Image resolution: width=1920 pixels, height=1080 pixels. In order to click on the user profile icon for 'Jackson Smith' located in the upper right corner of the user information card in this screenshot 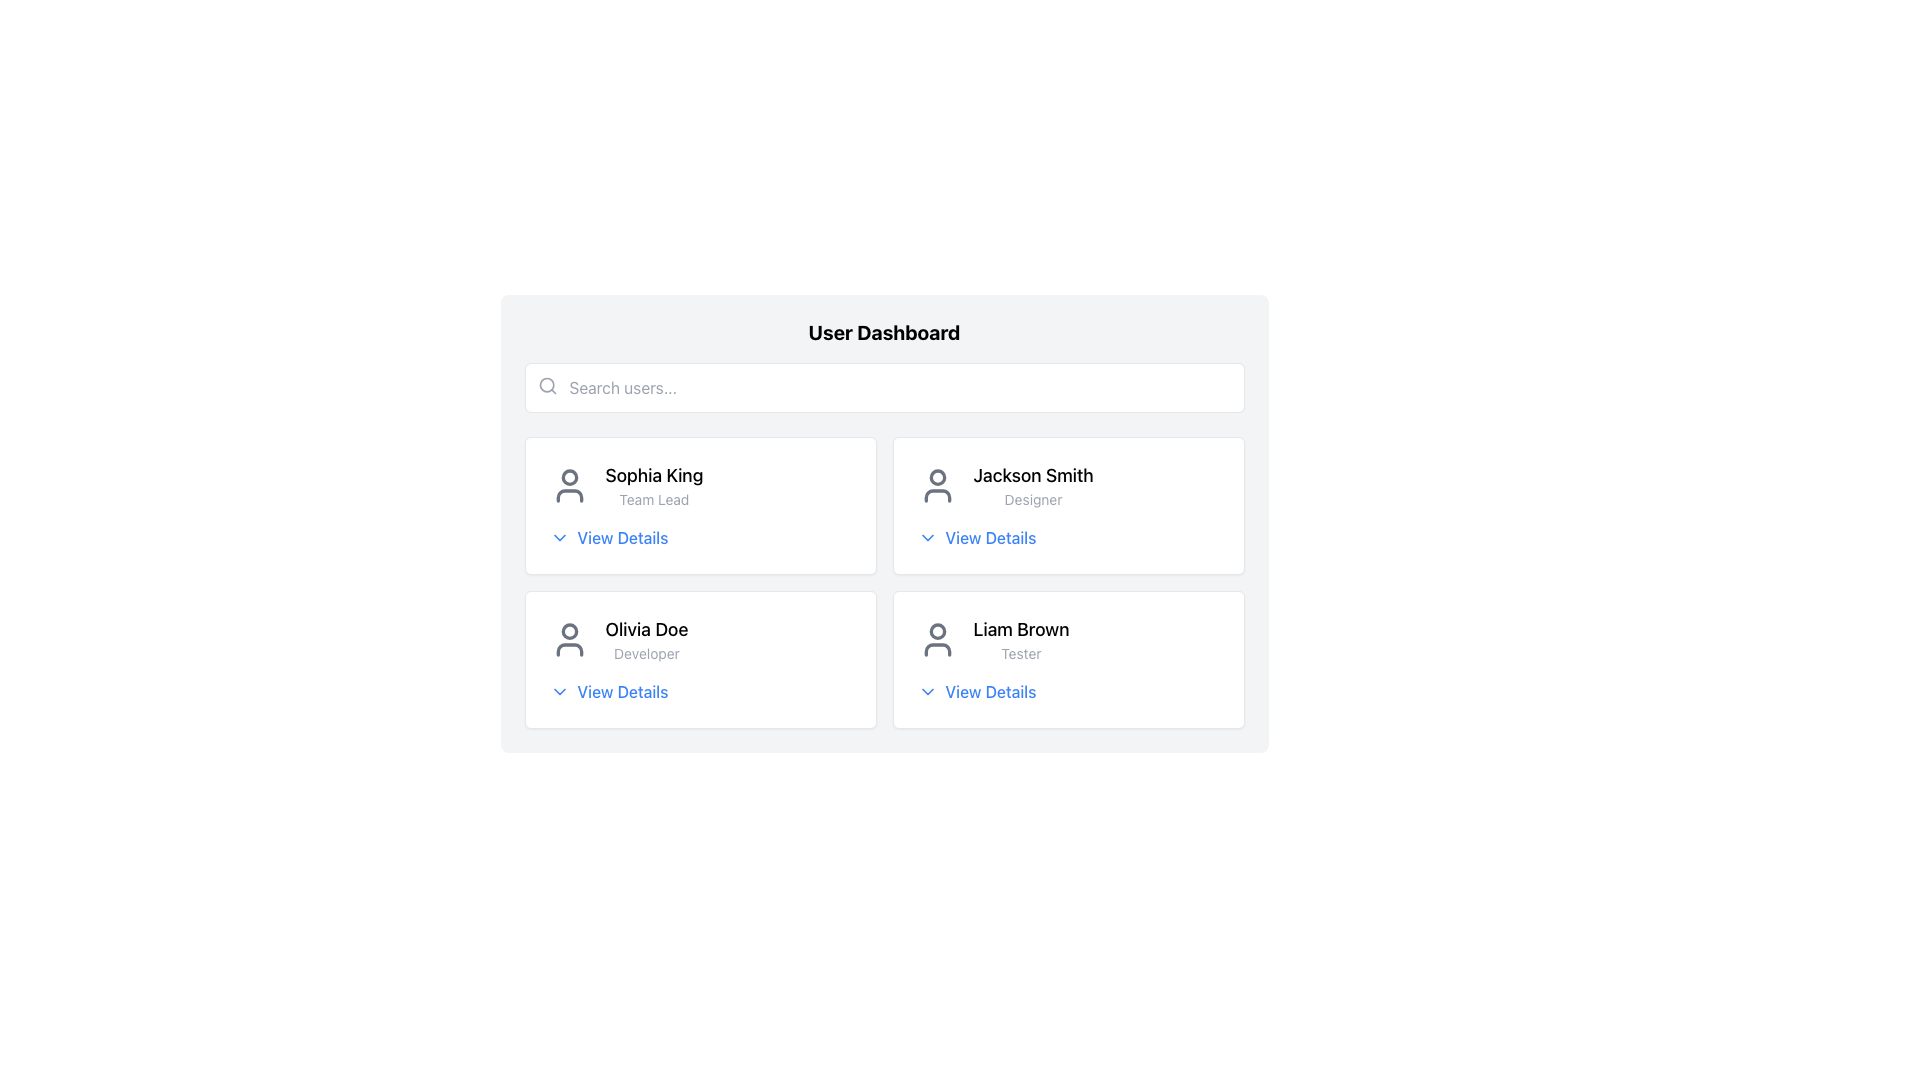, I will do `click(936, 486)`.